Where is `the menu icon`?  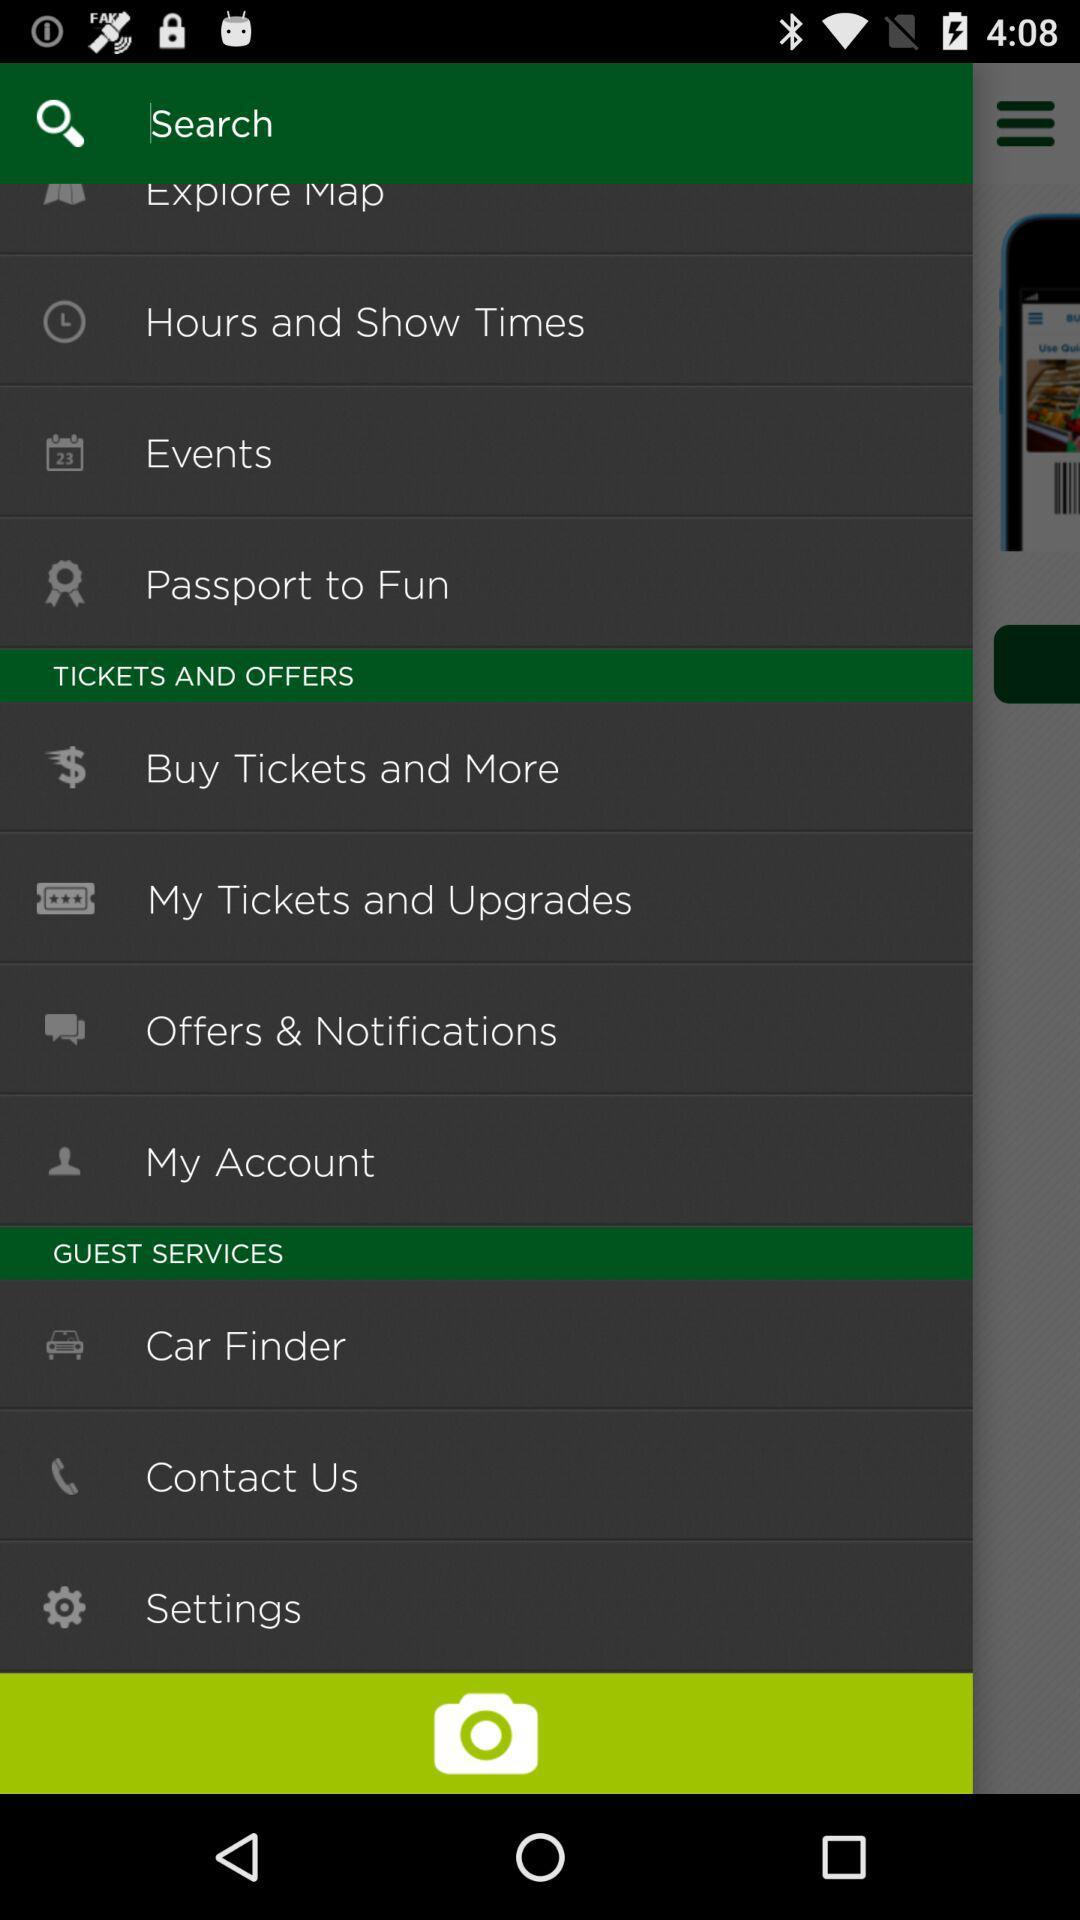
the menu icon is located at coordinates (1026, 131).